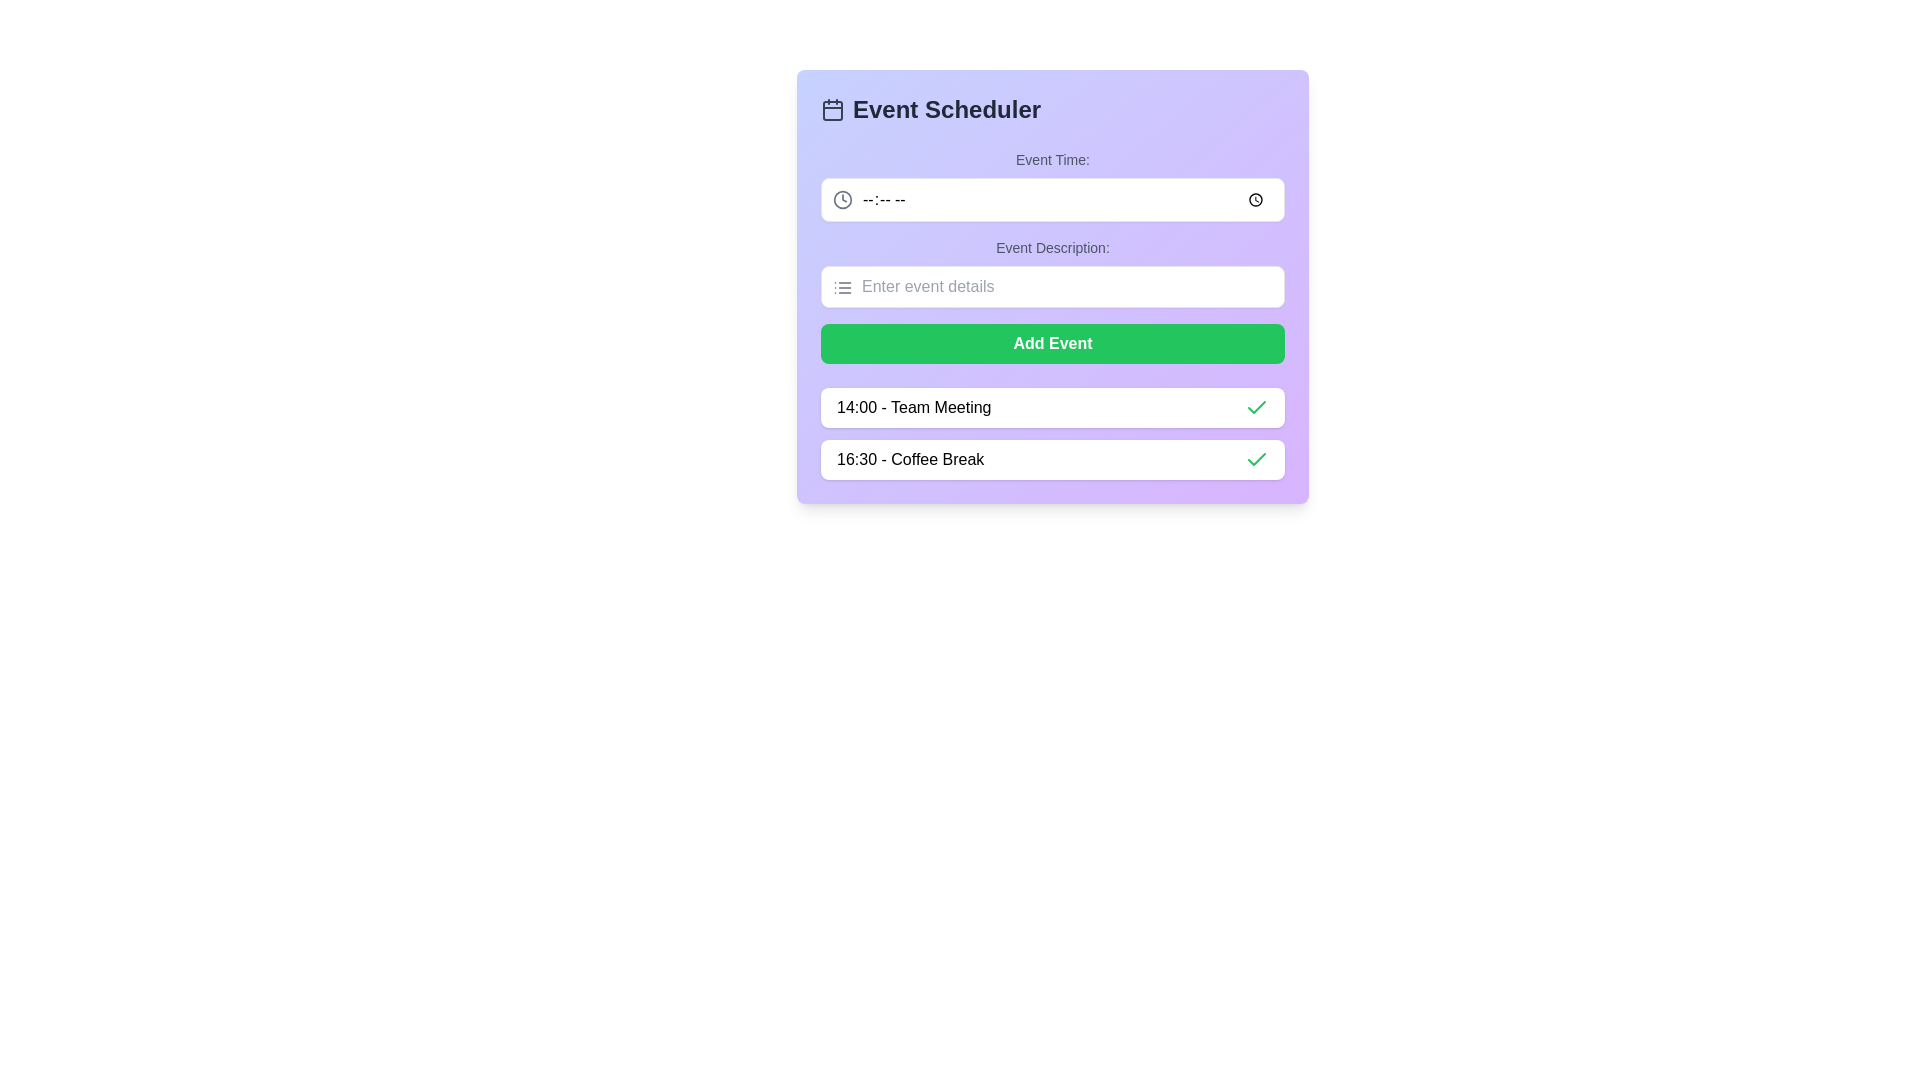 Image resolution: width=1920 pixels, height=1080 pixels. Describe the element at coordinates (1051, 158) in the screenshot. I see `the Text Label that serves as a label for the event time input field, located near the top central portion of the interface` at that location.